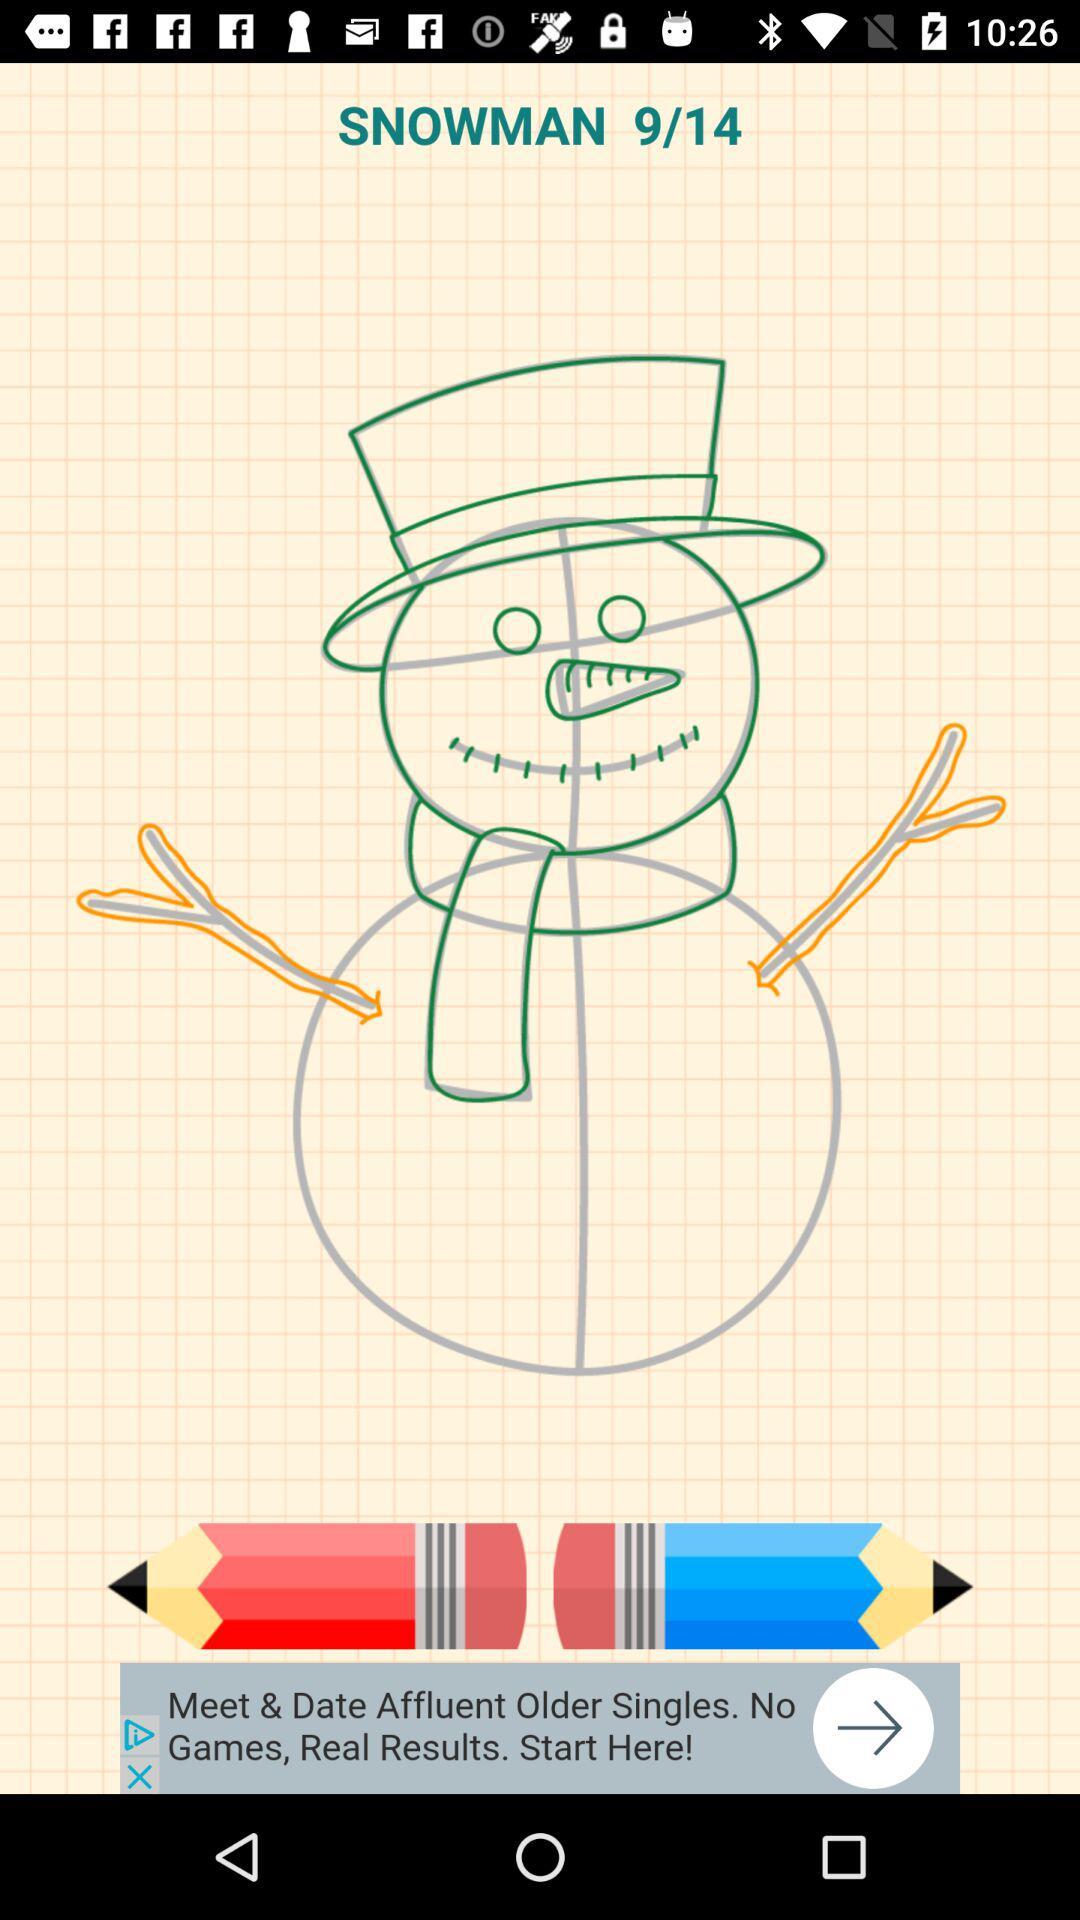  Describe the element at coordinates (315, 1585) in the screenshot. I see `previous button` at that location.